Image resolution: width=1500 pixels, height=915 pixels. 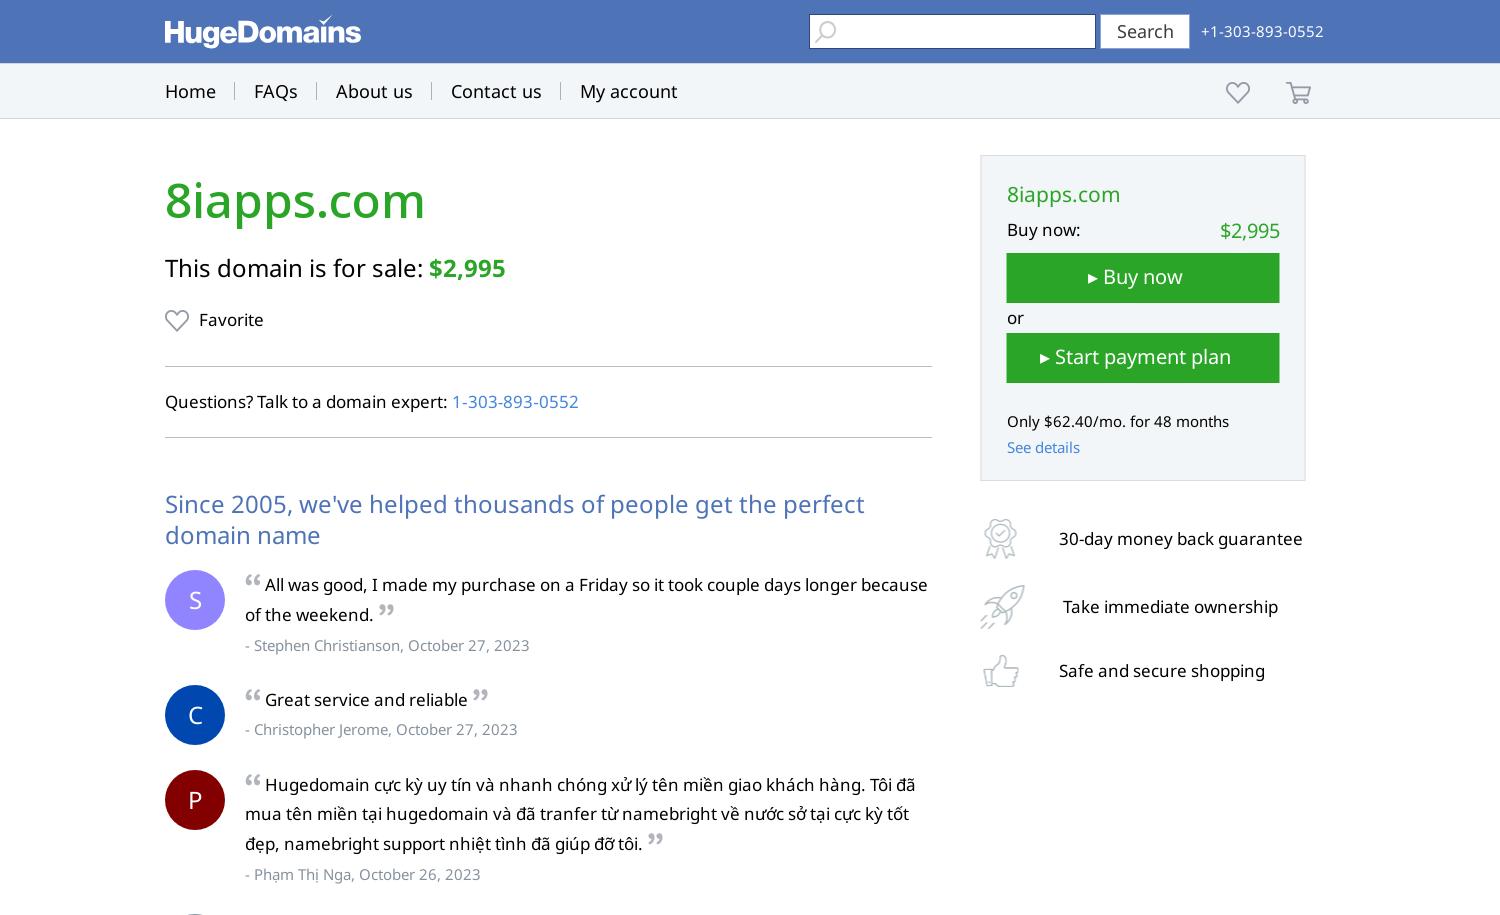 I want to click on '- Phạm Thị Nga, October 26, 2023', so click(x=362, y=872).